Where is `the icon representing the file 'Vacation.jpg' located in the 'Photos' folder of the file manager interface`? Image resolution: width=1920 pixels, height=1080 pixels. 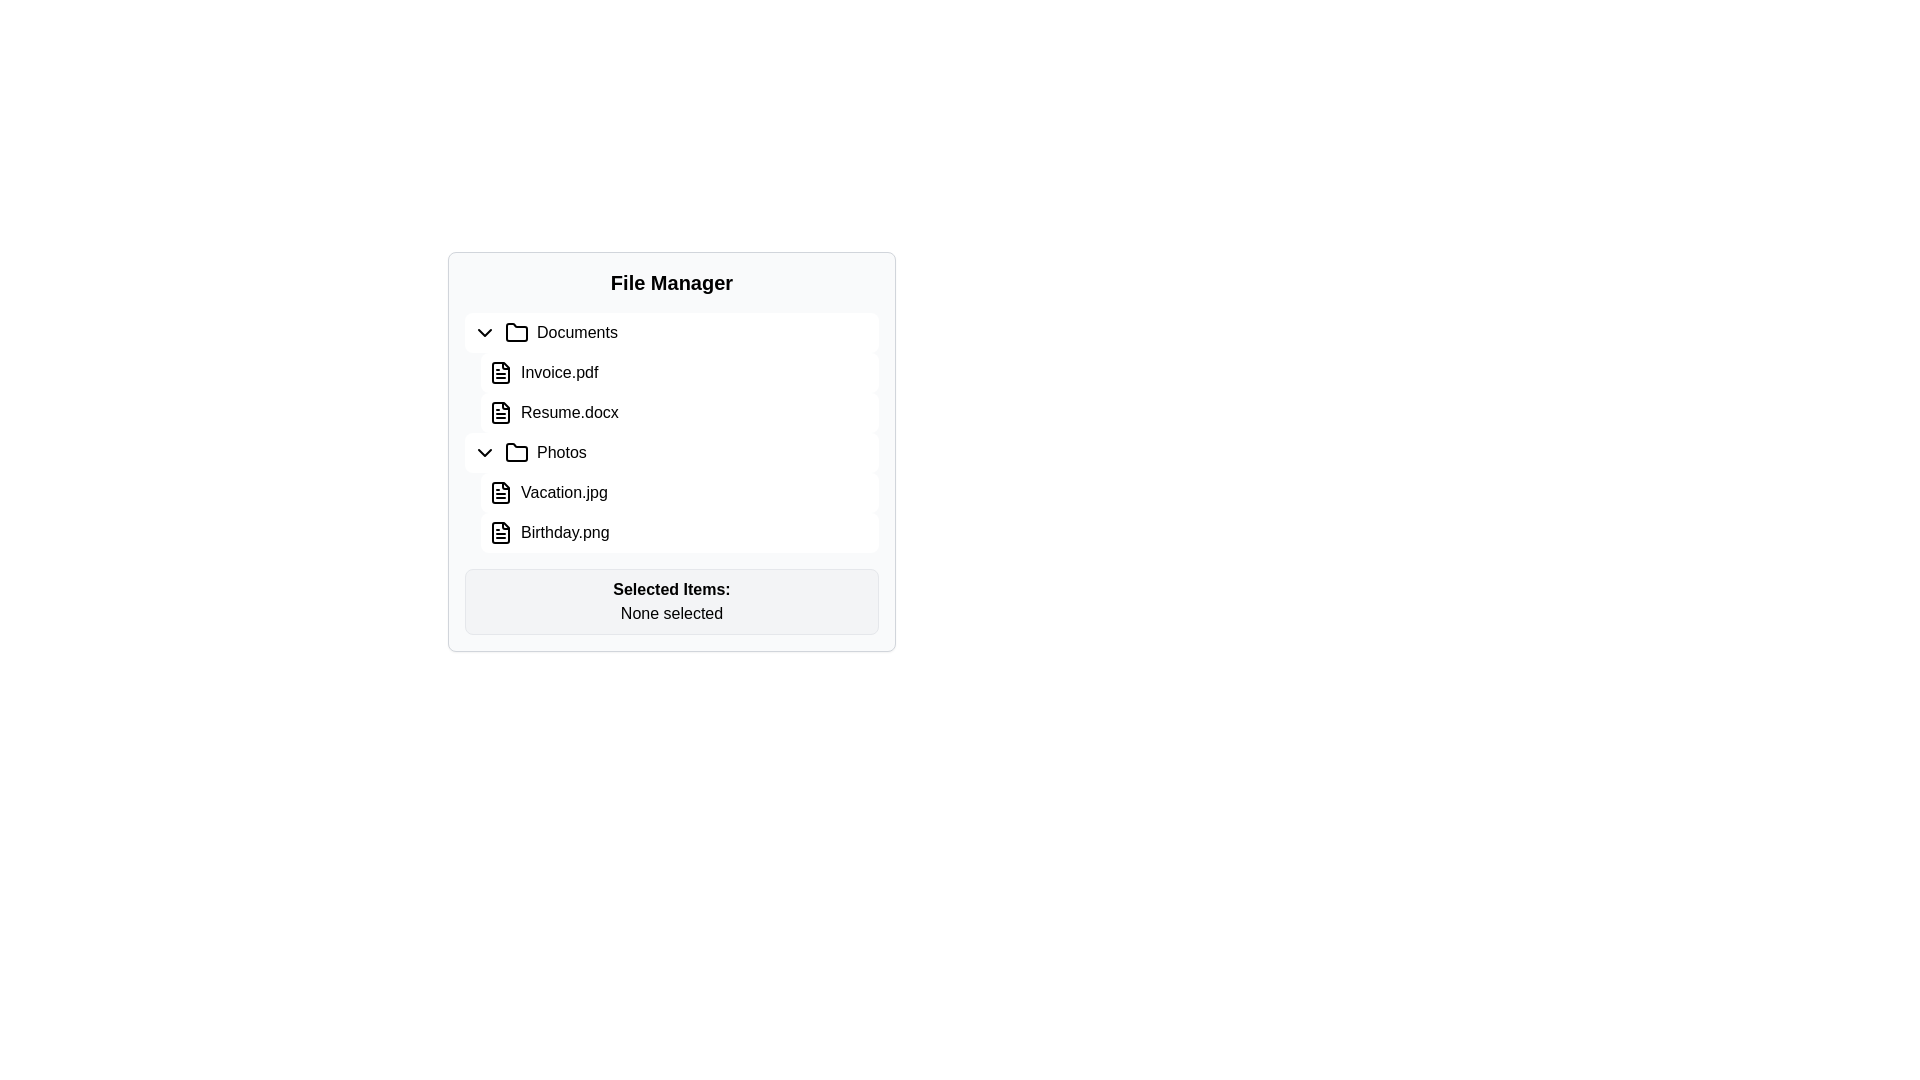
the icon representing the file 'Vacation.jpg' located in the 'Photos' folder of the file manager interface is located at coordinates (500, 493).